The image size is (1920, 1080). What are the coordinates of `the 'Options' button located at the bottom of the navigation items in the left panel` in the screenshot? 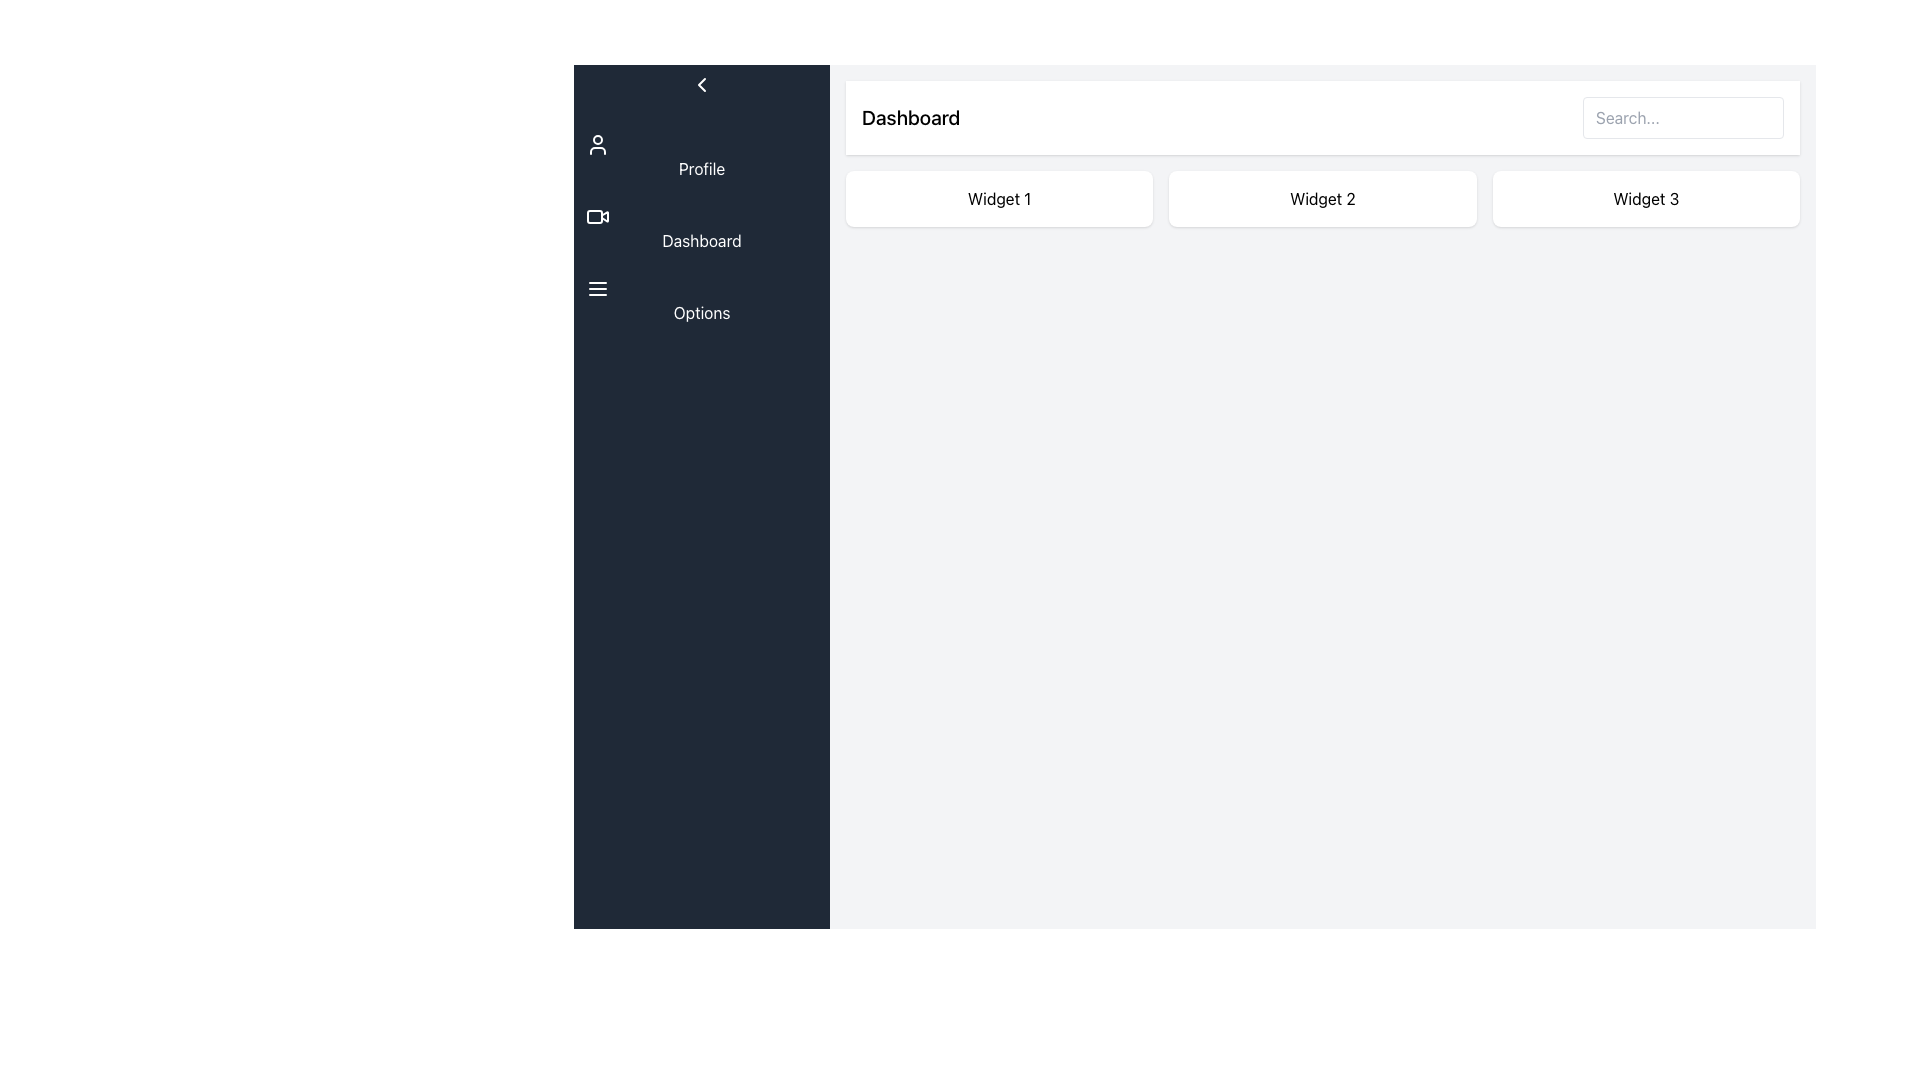 It's located at (701, 300).